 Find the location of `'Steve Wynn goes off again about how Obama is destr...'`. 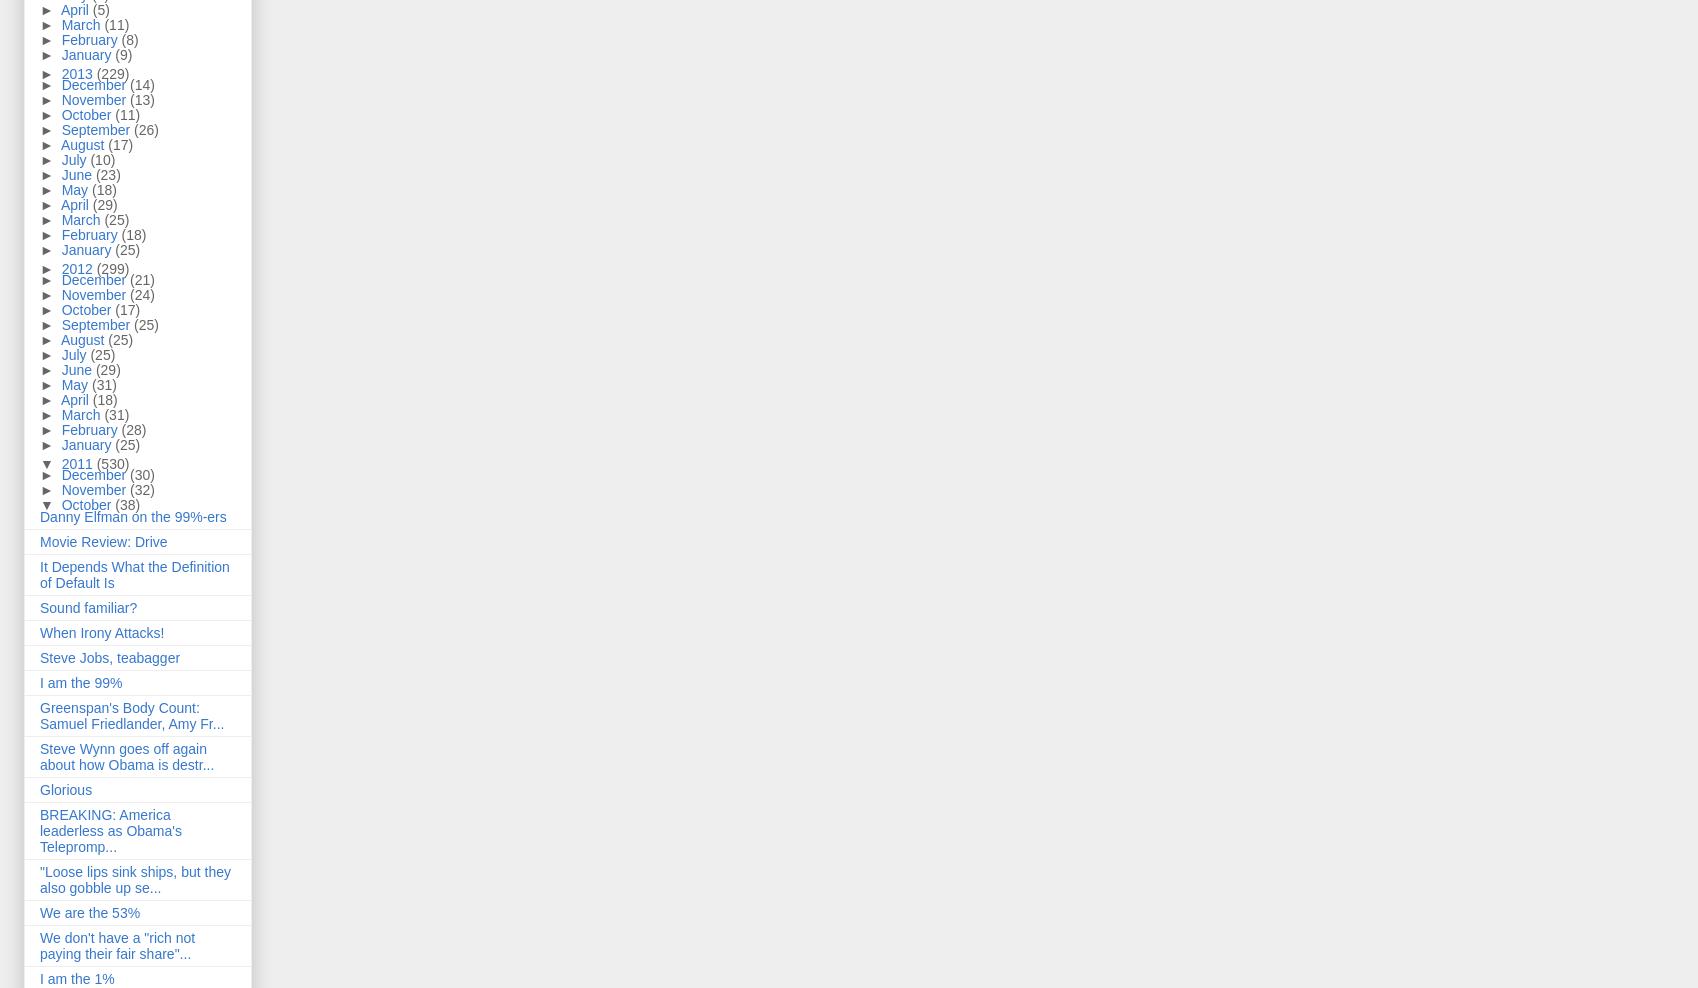

'Steve Wynn goes off again about how Obama is destr...' is located at coordinates (40, 755).